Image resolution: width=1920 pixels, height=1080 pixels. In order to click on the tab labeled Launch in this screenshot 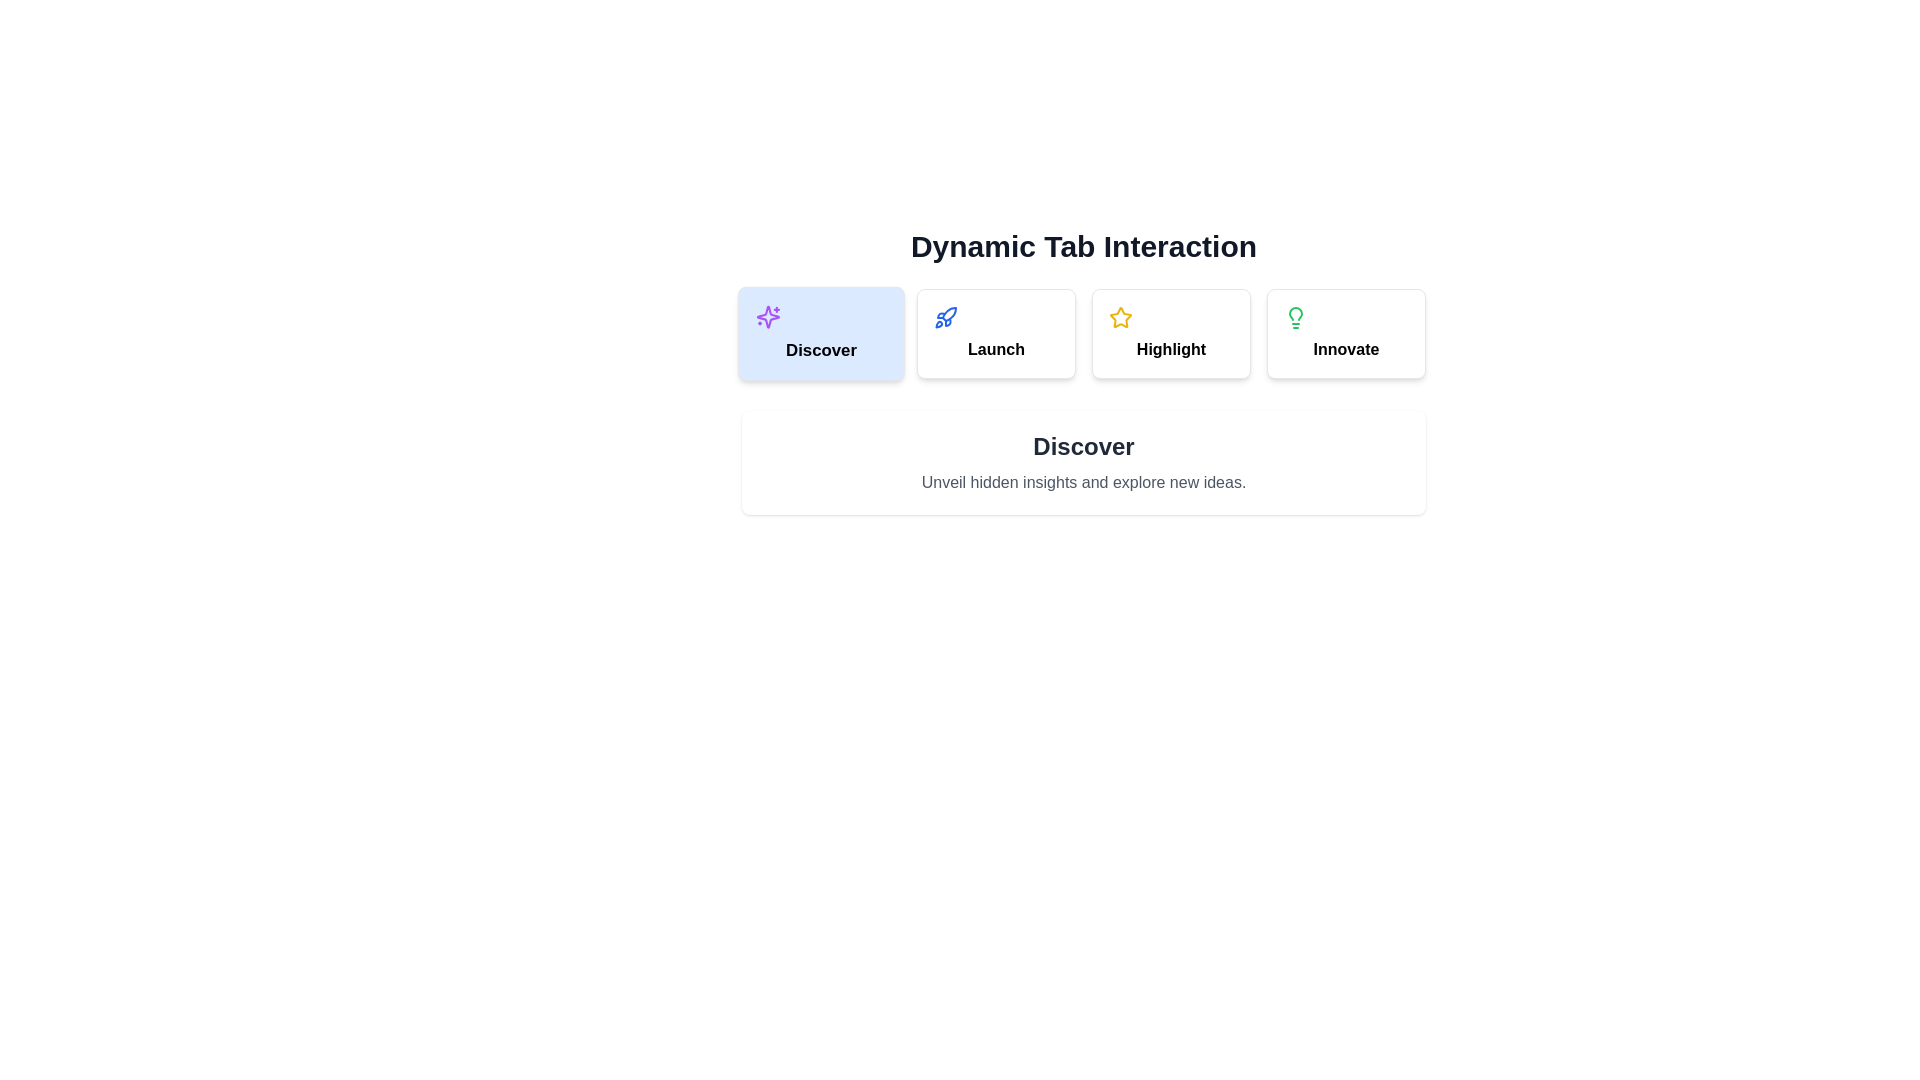, I will do `click(996, 333)`.